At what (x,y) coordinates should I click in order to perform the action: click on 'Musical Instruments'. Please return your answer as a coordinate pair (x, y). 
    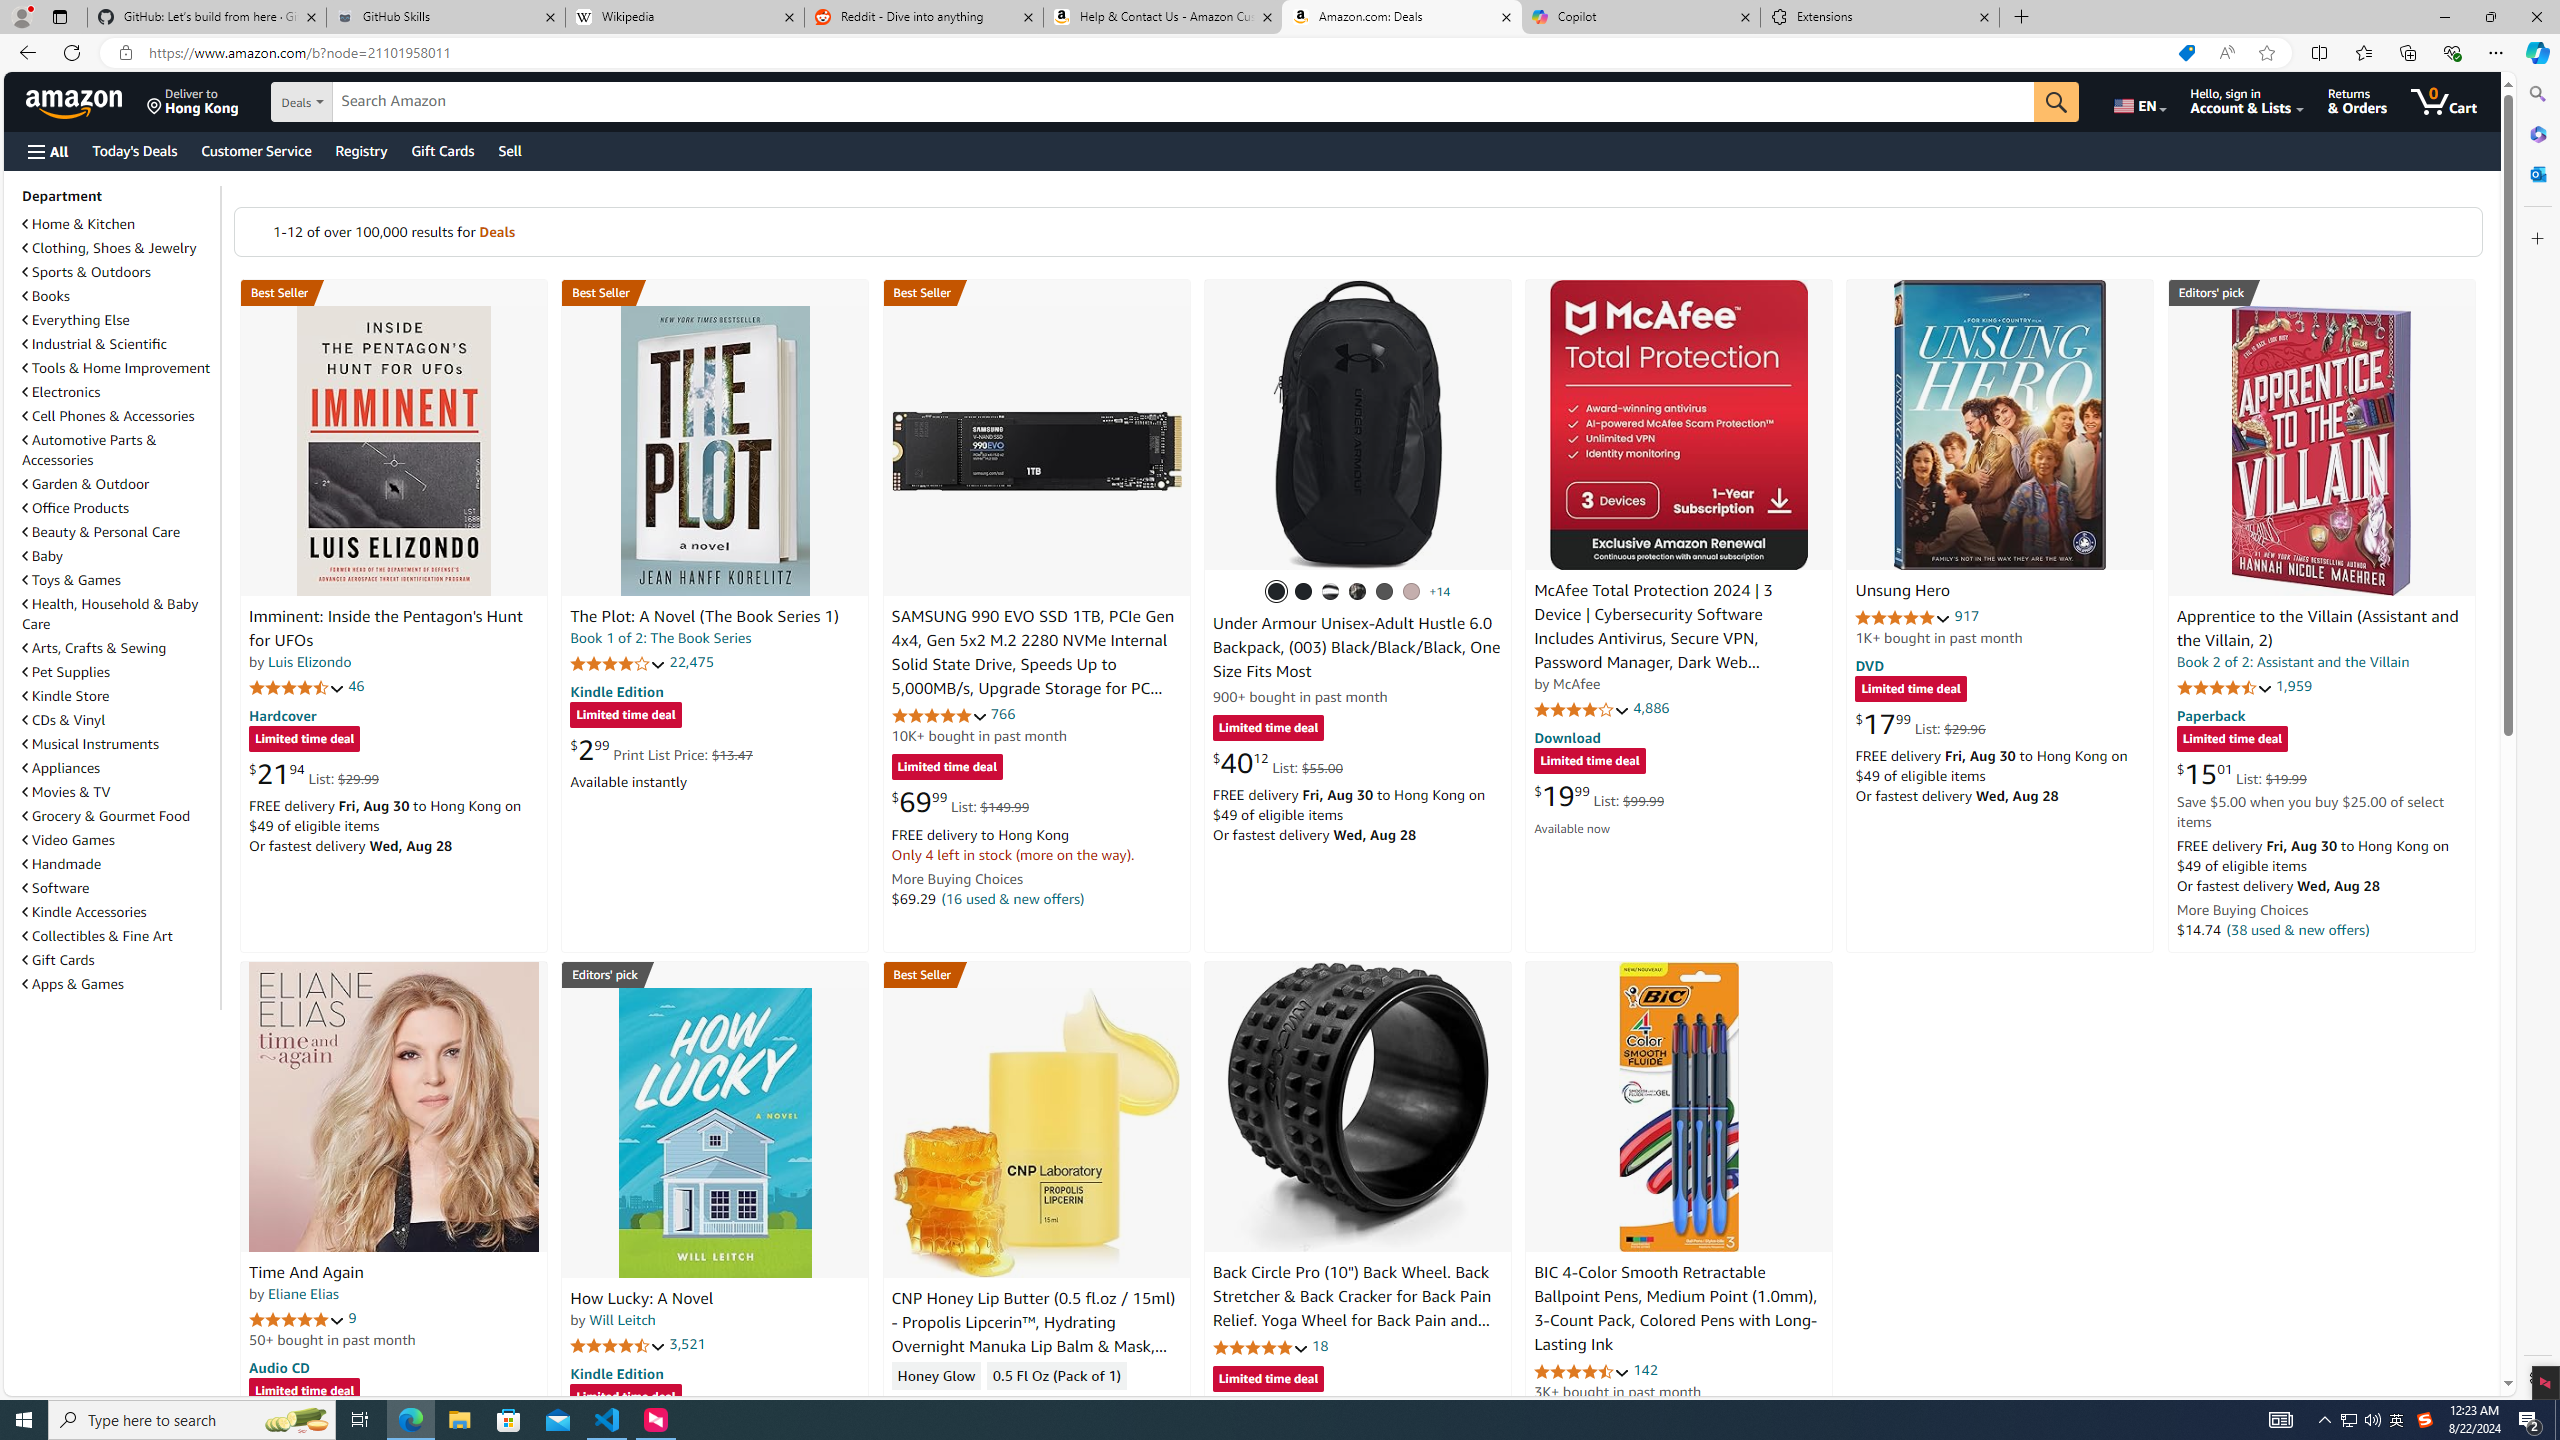
    Looking at the image, I should click on (89, 742).